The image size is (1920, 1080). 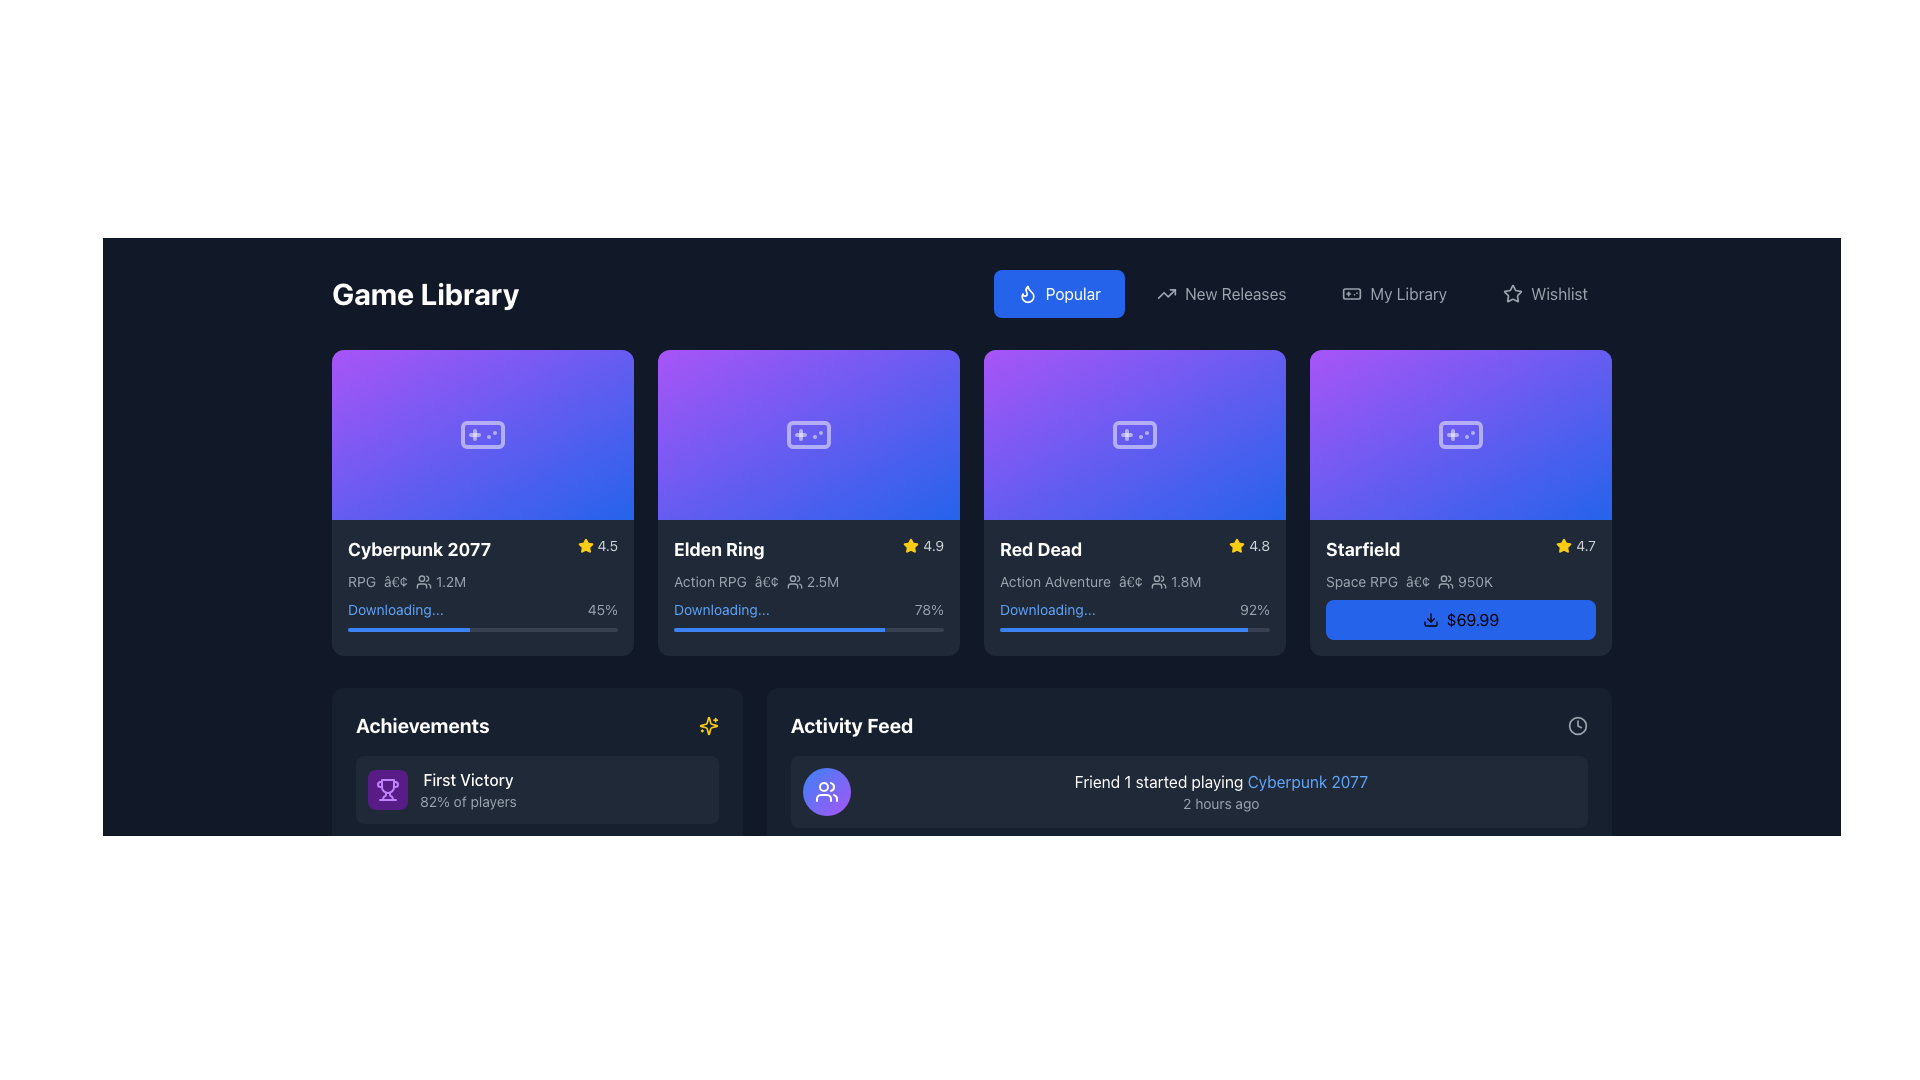 What do you see at coordinates (1220, 878) in the screenshot?
I see `notification card displaying the message 'Friend 2 started playing Cyberpunk 2077 2 hours ago', which includes 'Cyberpunk 2077' highlighted in blue` at bounding box center [1220, 878].